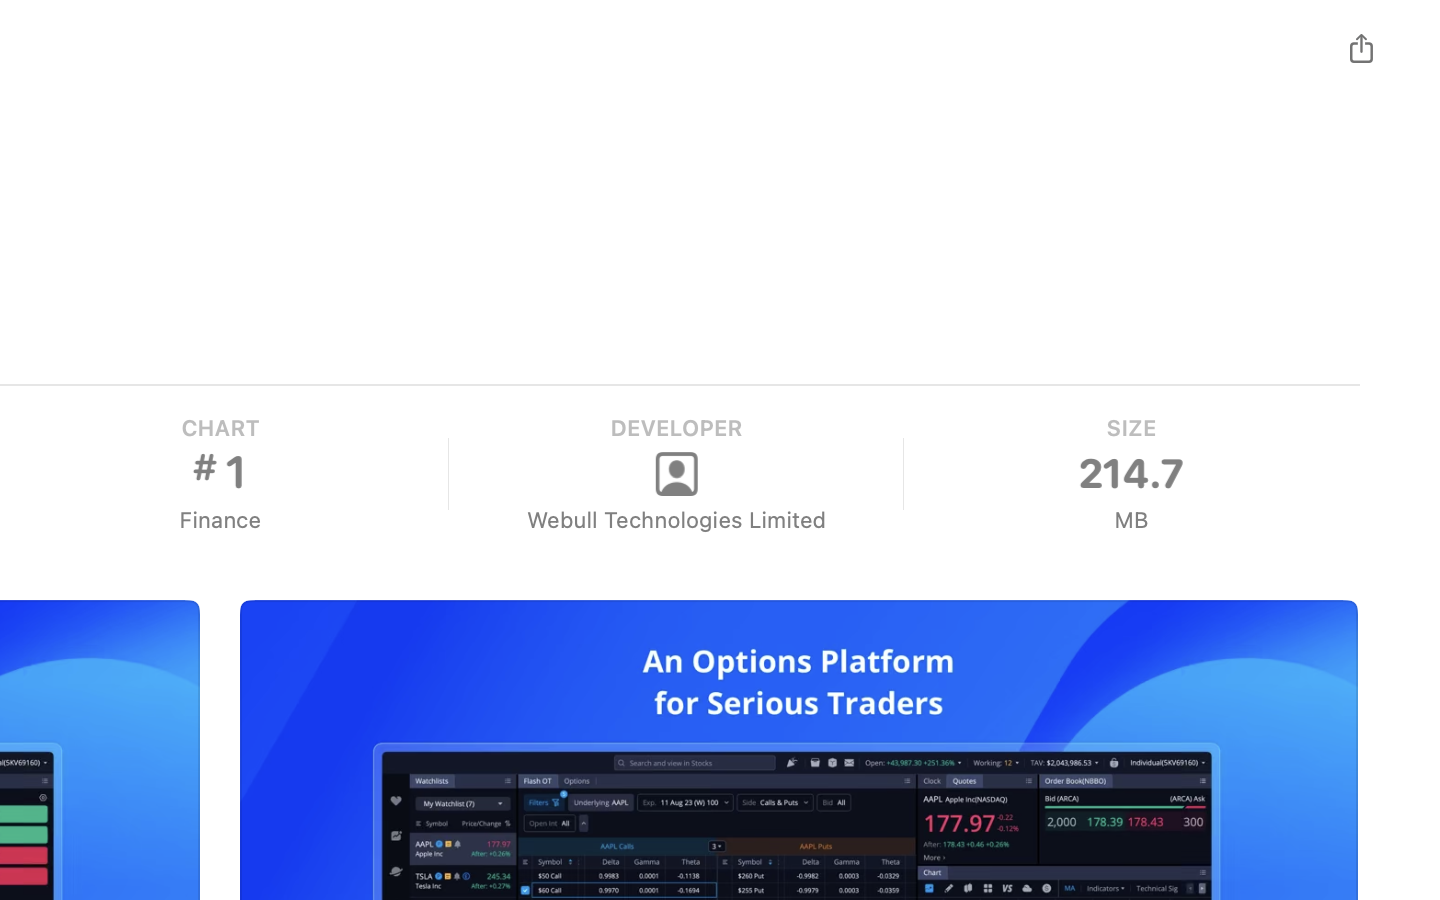 This screenshot has height=900, width=1440. What do you see at coordinates (219, 428) in the screenshot?
I see `'CHART'` at bounding box center [219, 428].